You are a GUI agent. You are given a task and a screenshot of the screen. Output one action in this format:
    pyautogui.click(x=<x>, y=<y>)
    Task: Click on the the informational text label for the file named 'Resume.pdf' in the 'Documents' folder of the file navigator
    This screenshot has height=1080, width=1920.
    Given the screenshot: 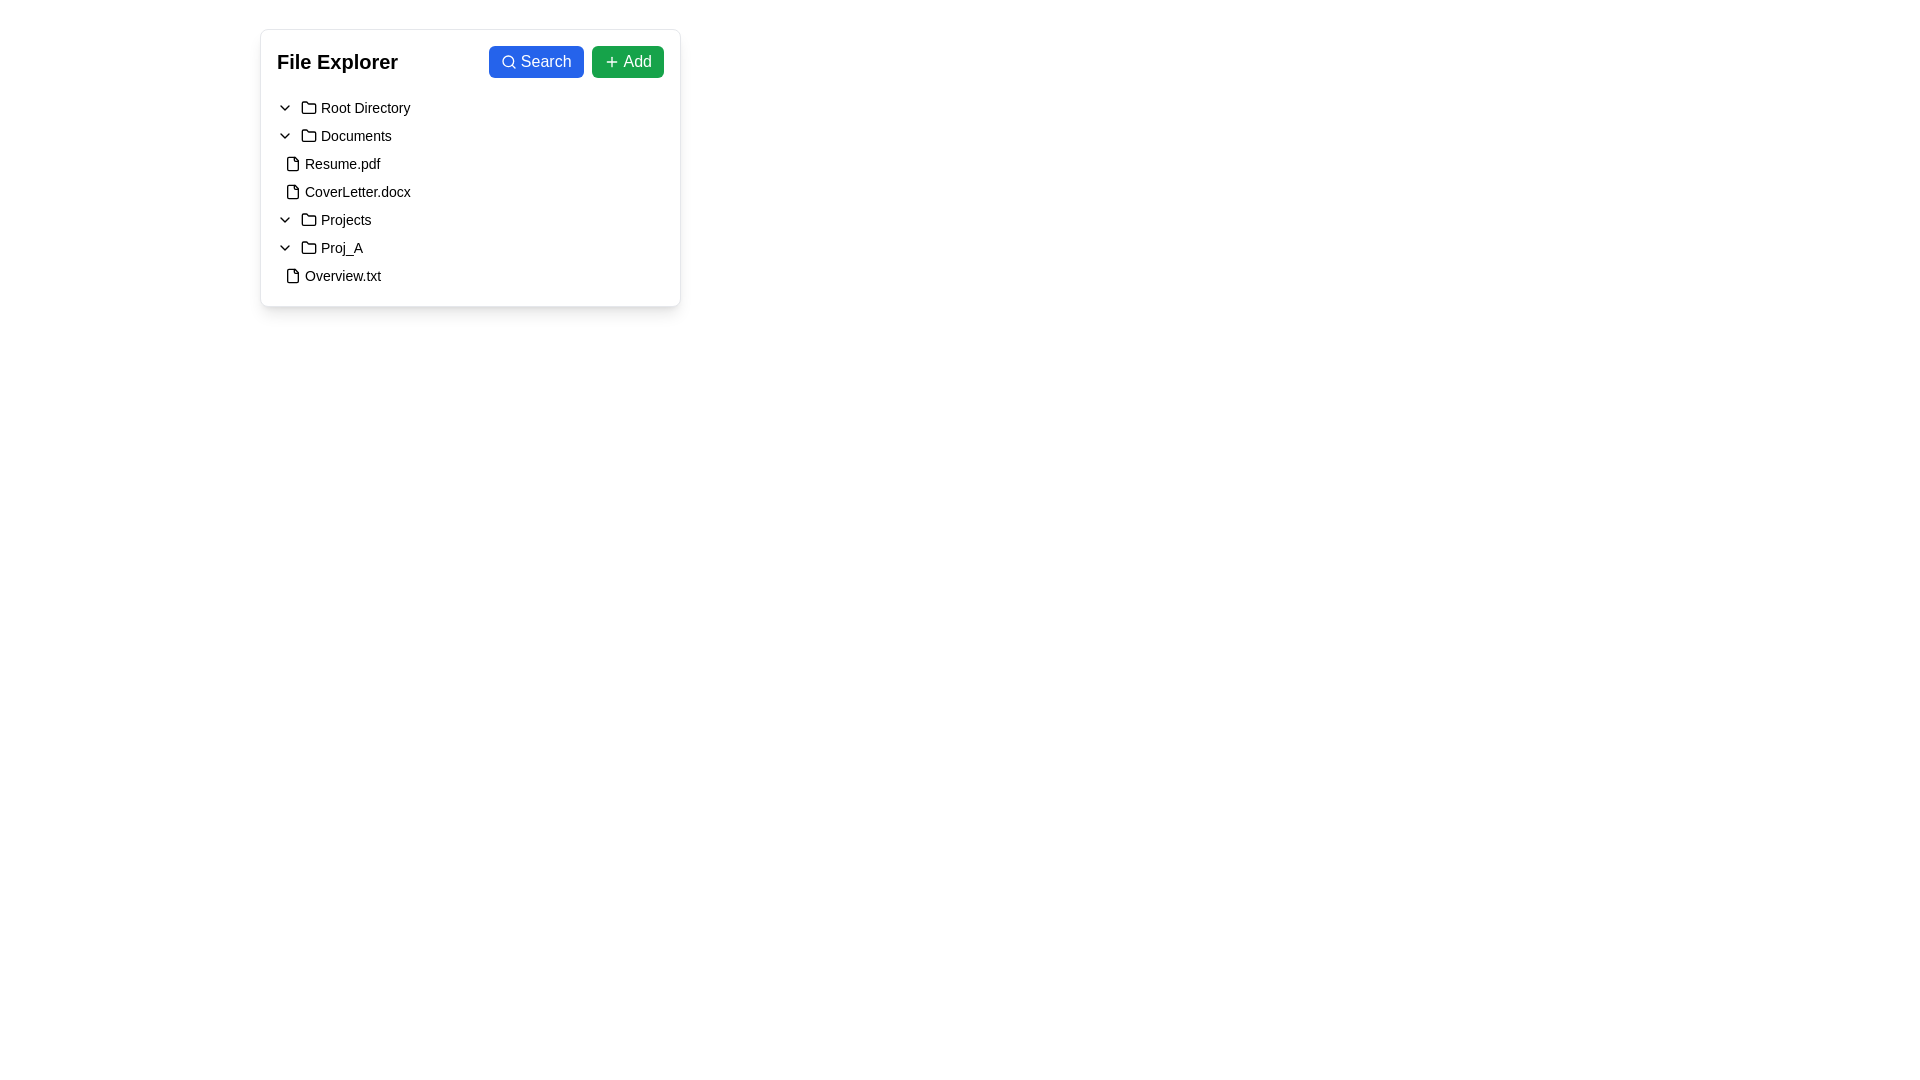 What is the action you would take?
    pyautogui.click(x=342, y=163)
    